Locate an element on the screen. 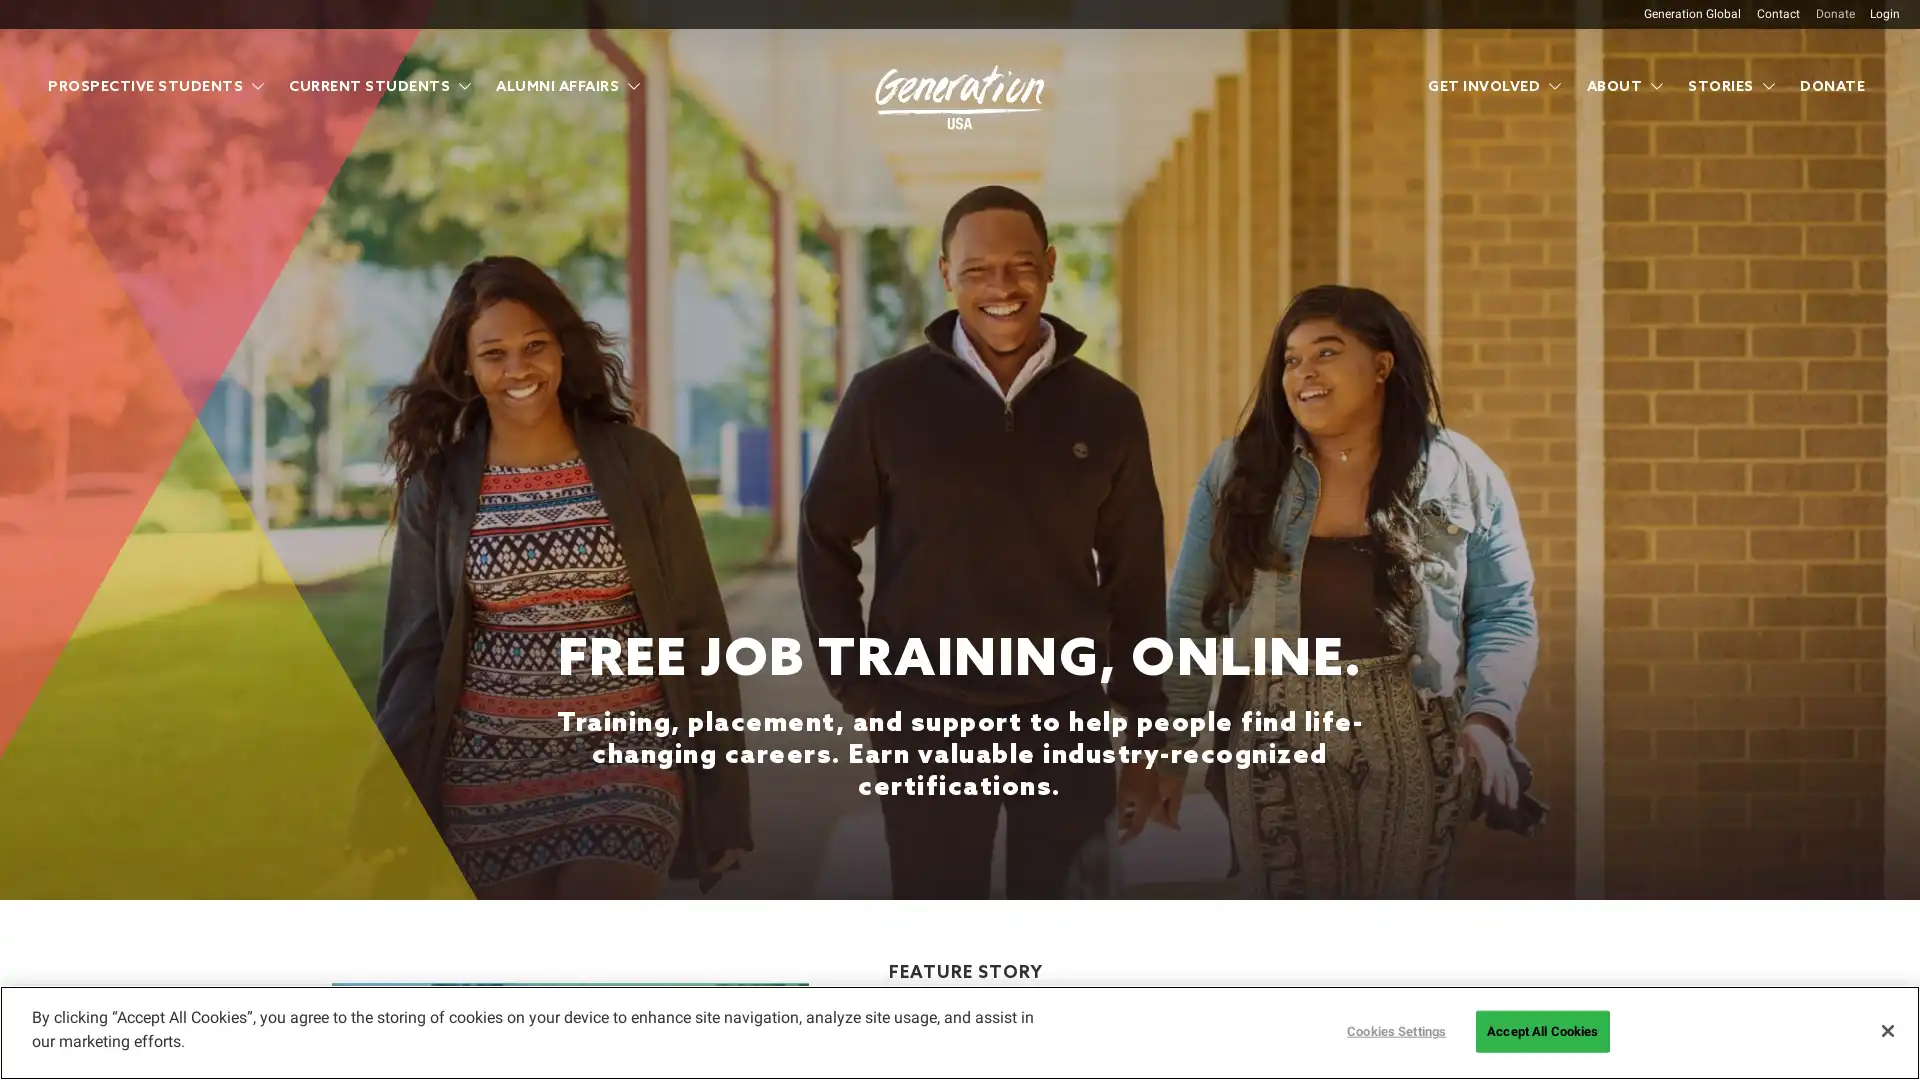 This screenshot has width=1920, height=1080. Show submenu for Current Students is located at coordinates (463, 85).